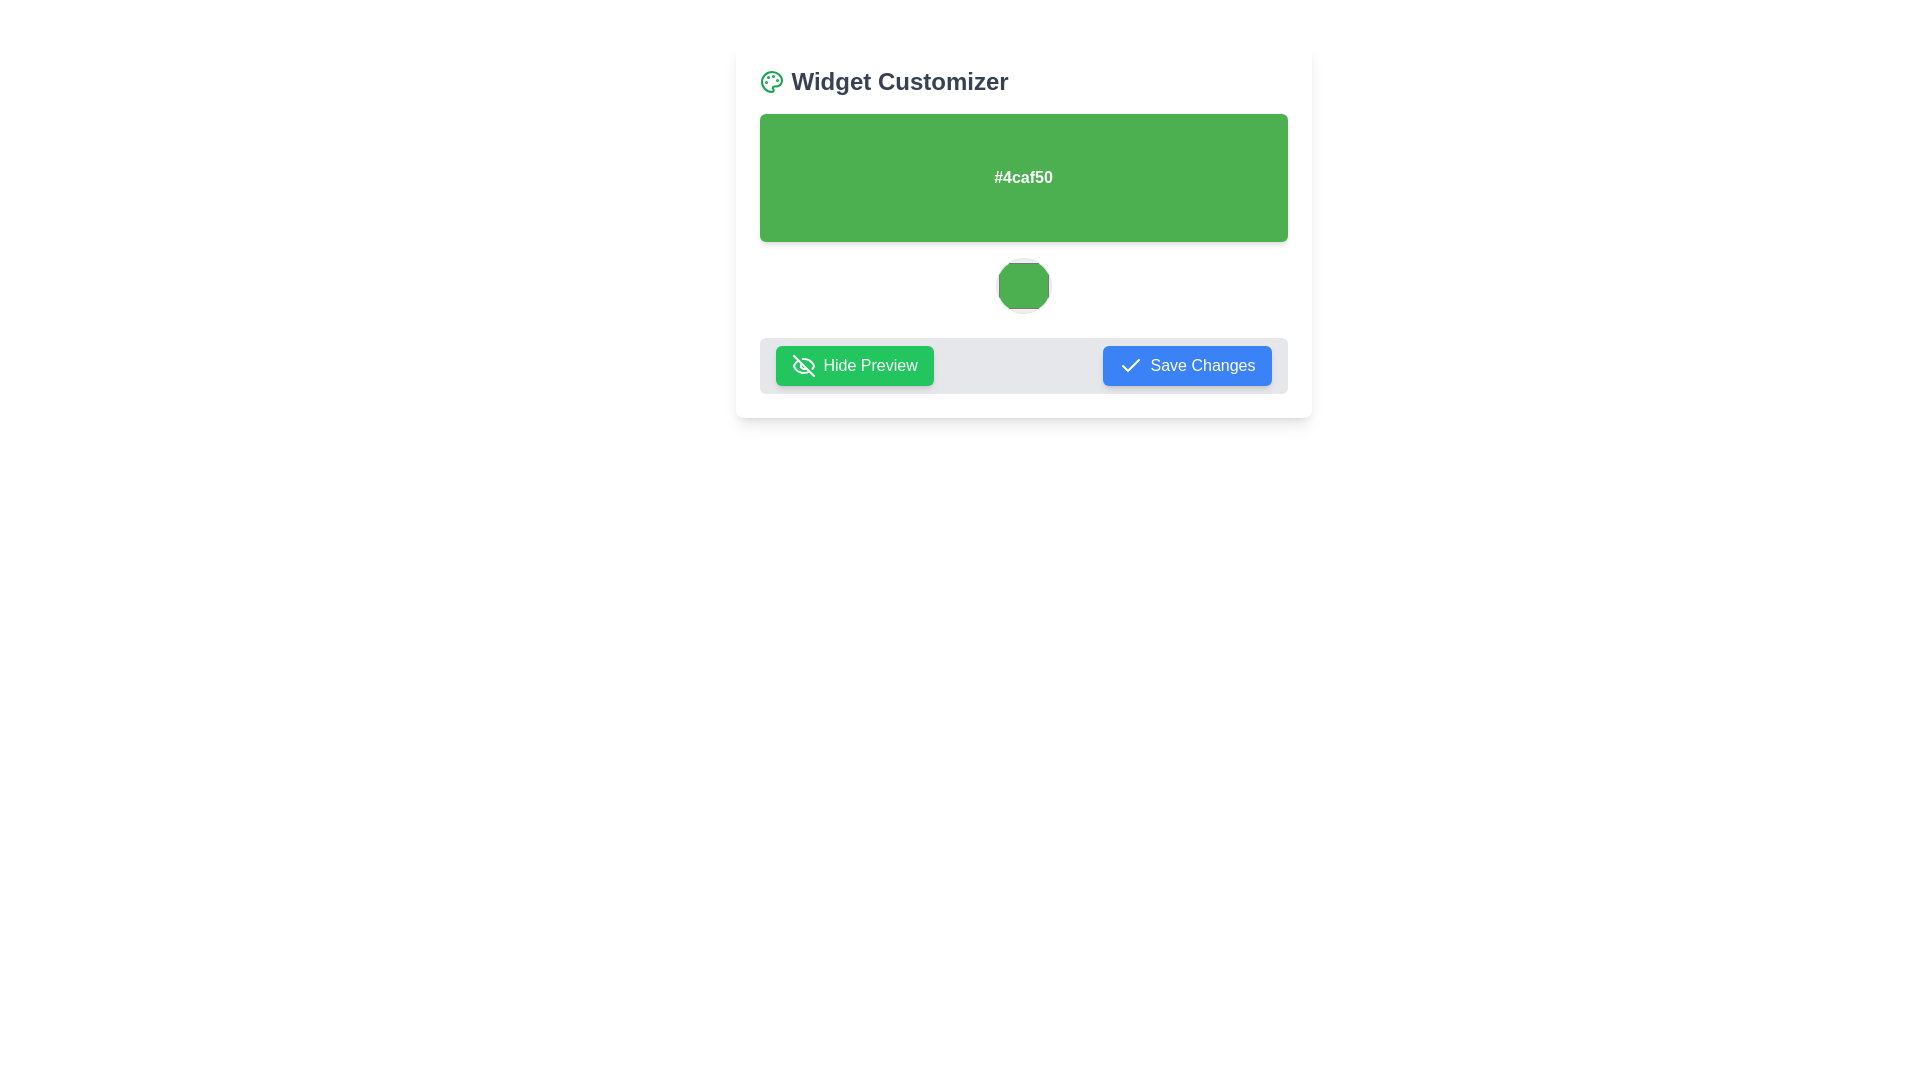 The width and height of the screenshot is (1920, 1080). Describe the element at coordinates (770, 80) in the screenshot. I see `the green-colored palette icon located at the top-left corner of the 'Widget Customizer' section, which is the first component on the left above a green rectangular box and next to the label text 'Widget Customizer'` at that location.